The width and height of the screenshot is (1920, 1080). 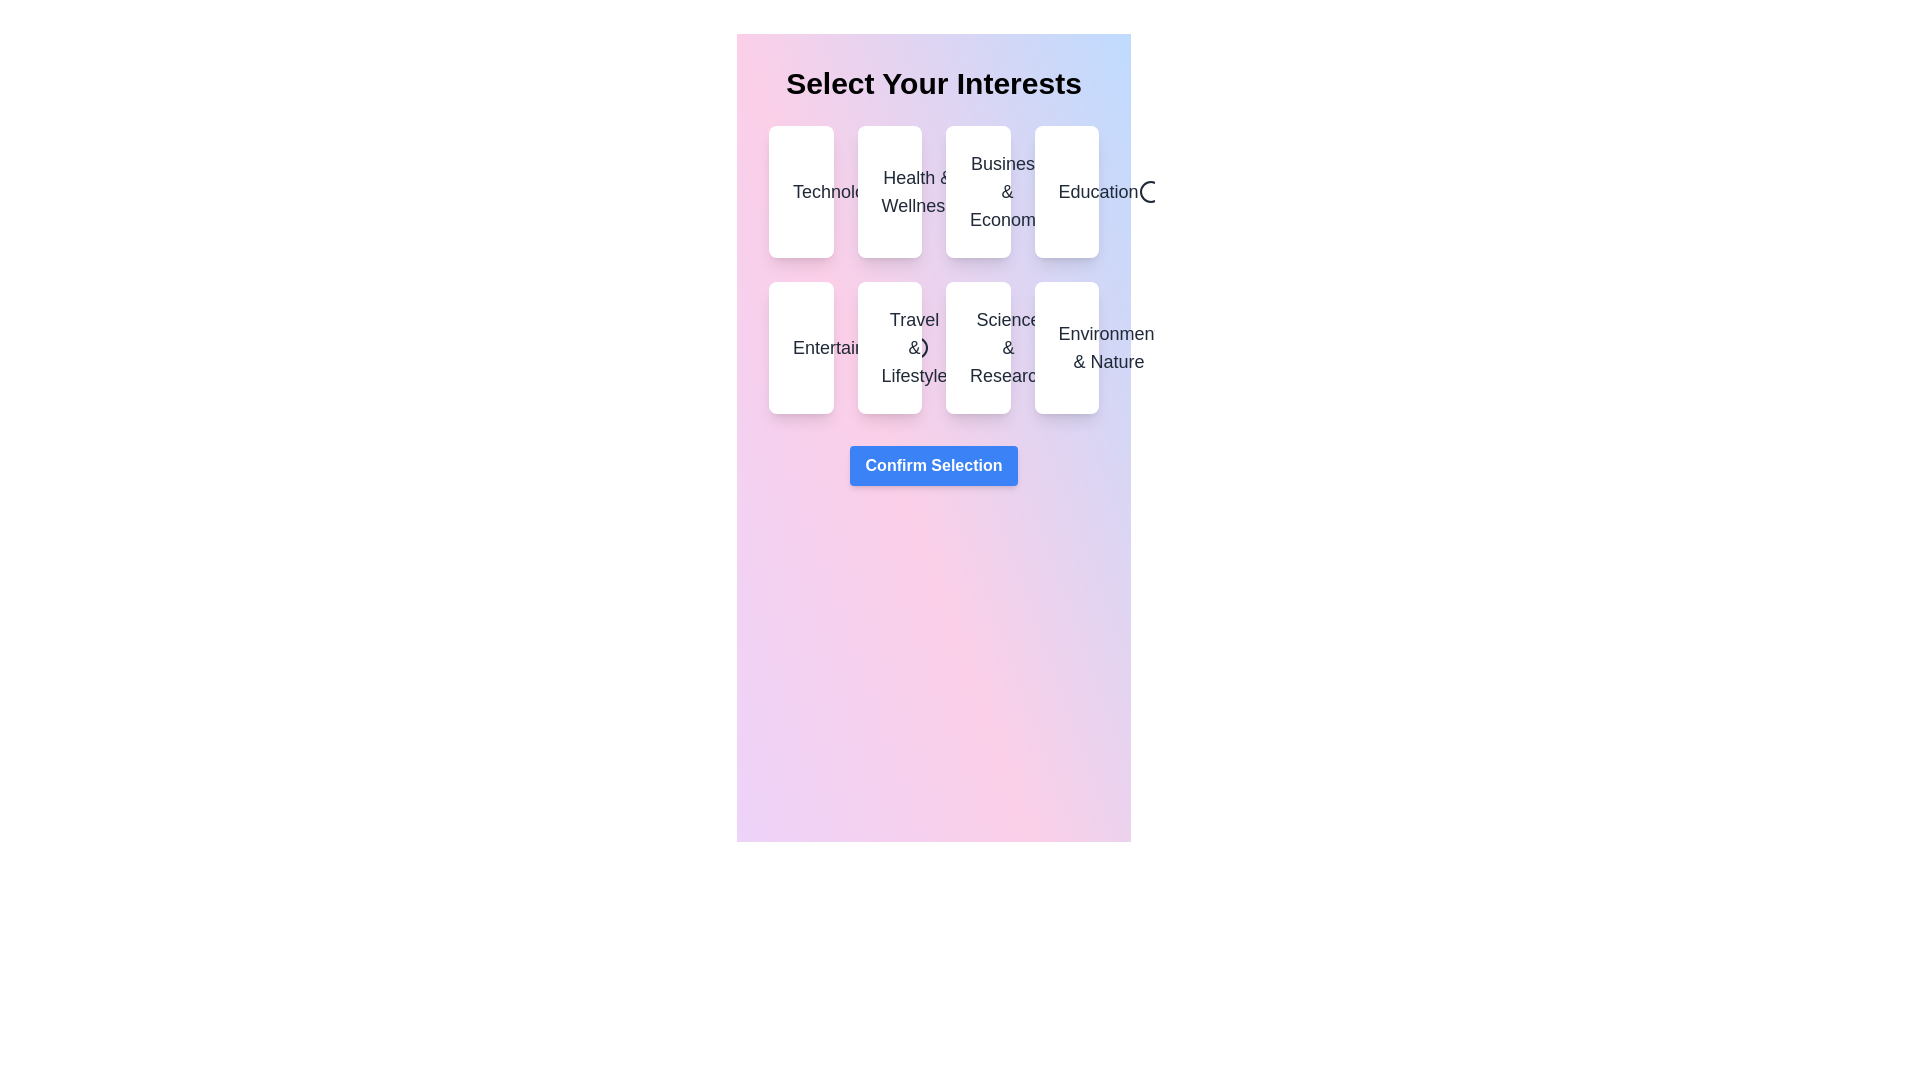 I want to click on the category Environment & Nature to see the hover effect, so click(x=1065, y=346).